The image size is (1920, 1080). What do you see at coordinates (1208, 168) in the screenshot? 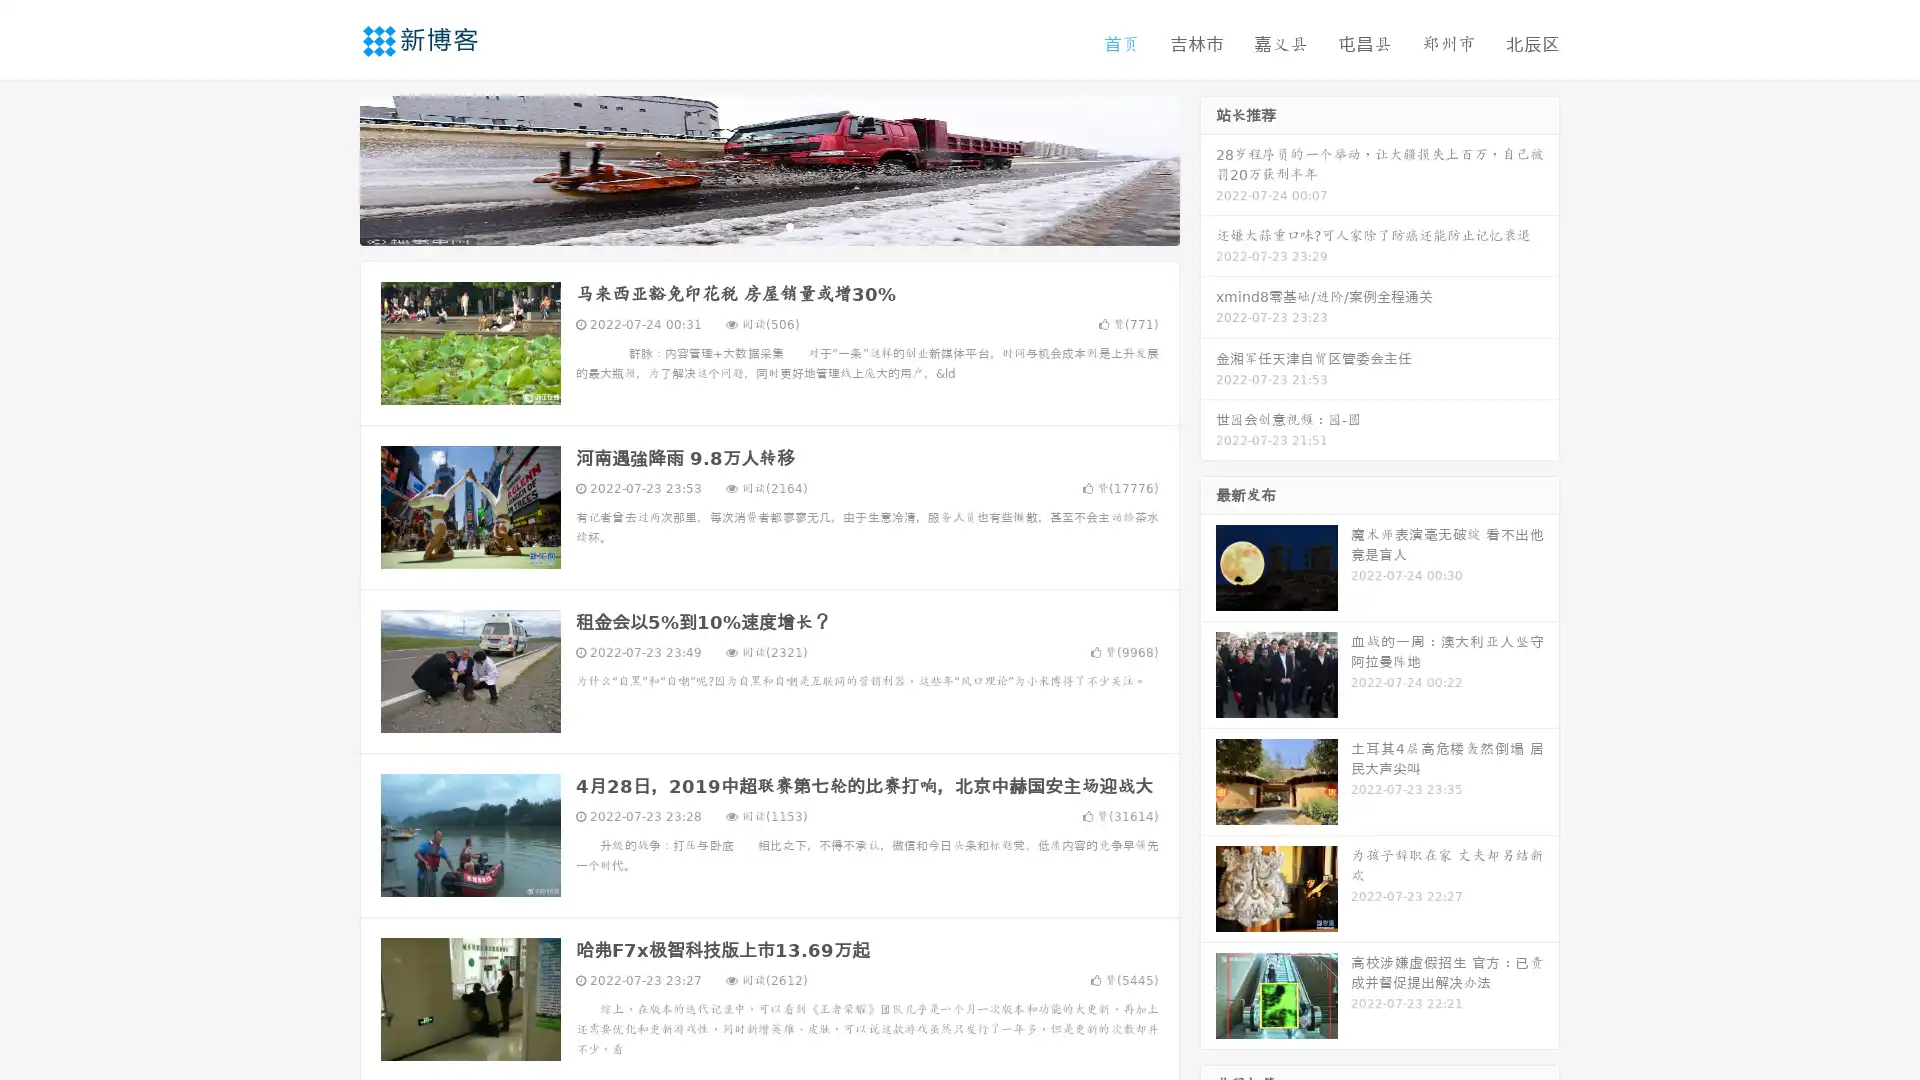
I see `Next slide` at bounding box center [1208, 168].